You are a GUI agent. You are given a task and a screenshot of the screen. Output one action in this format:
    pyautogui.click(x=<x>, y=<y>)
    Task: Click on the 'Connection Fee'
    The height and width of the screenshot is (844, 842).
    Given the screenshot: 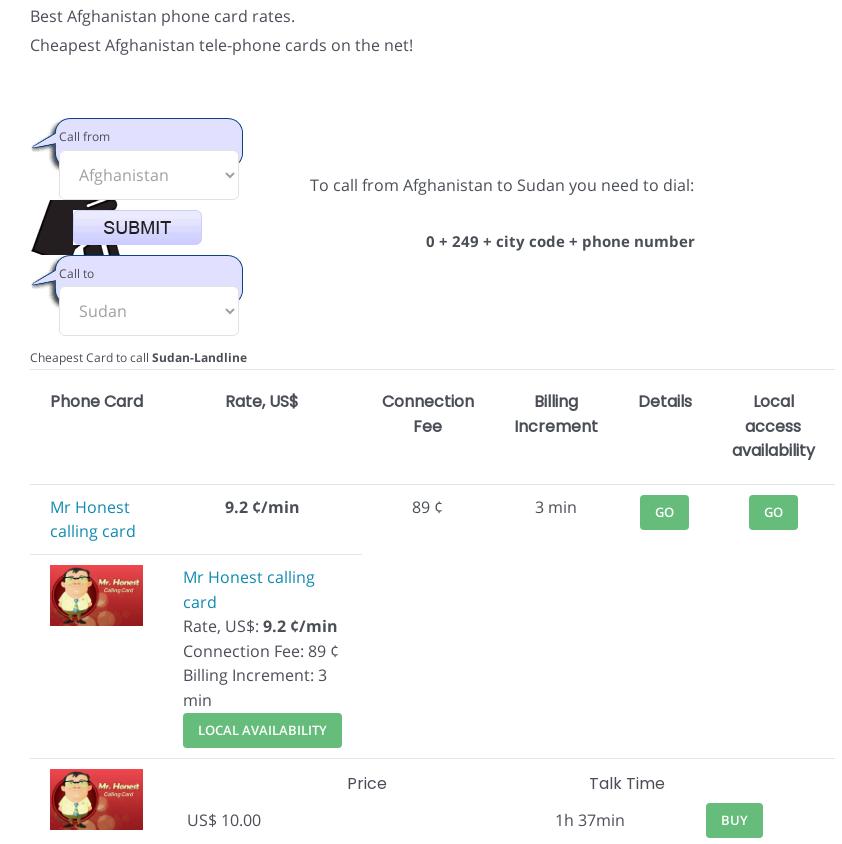 What is the action you would take?
    pyautogui.click(x=425, y=412)
    